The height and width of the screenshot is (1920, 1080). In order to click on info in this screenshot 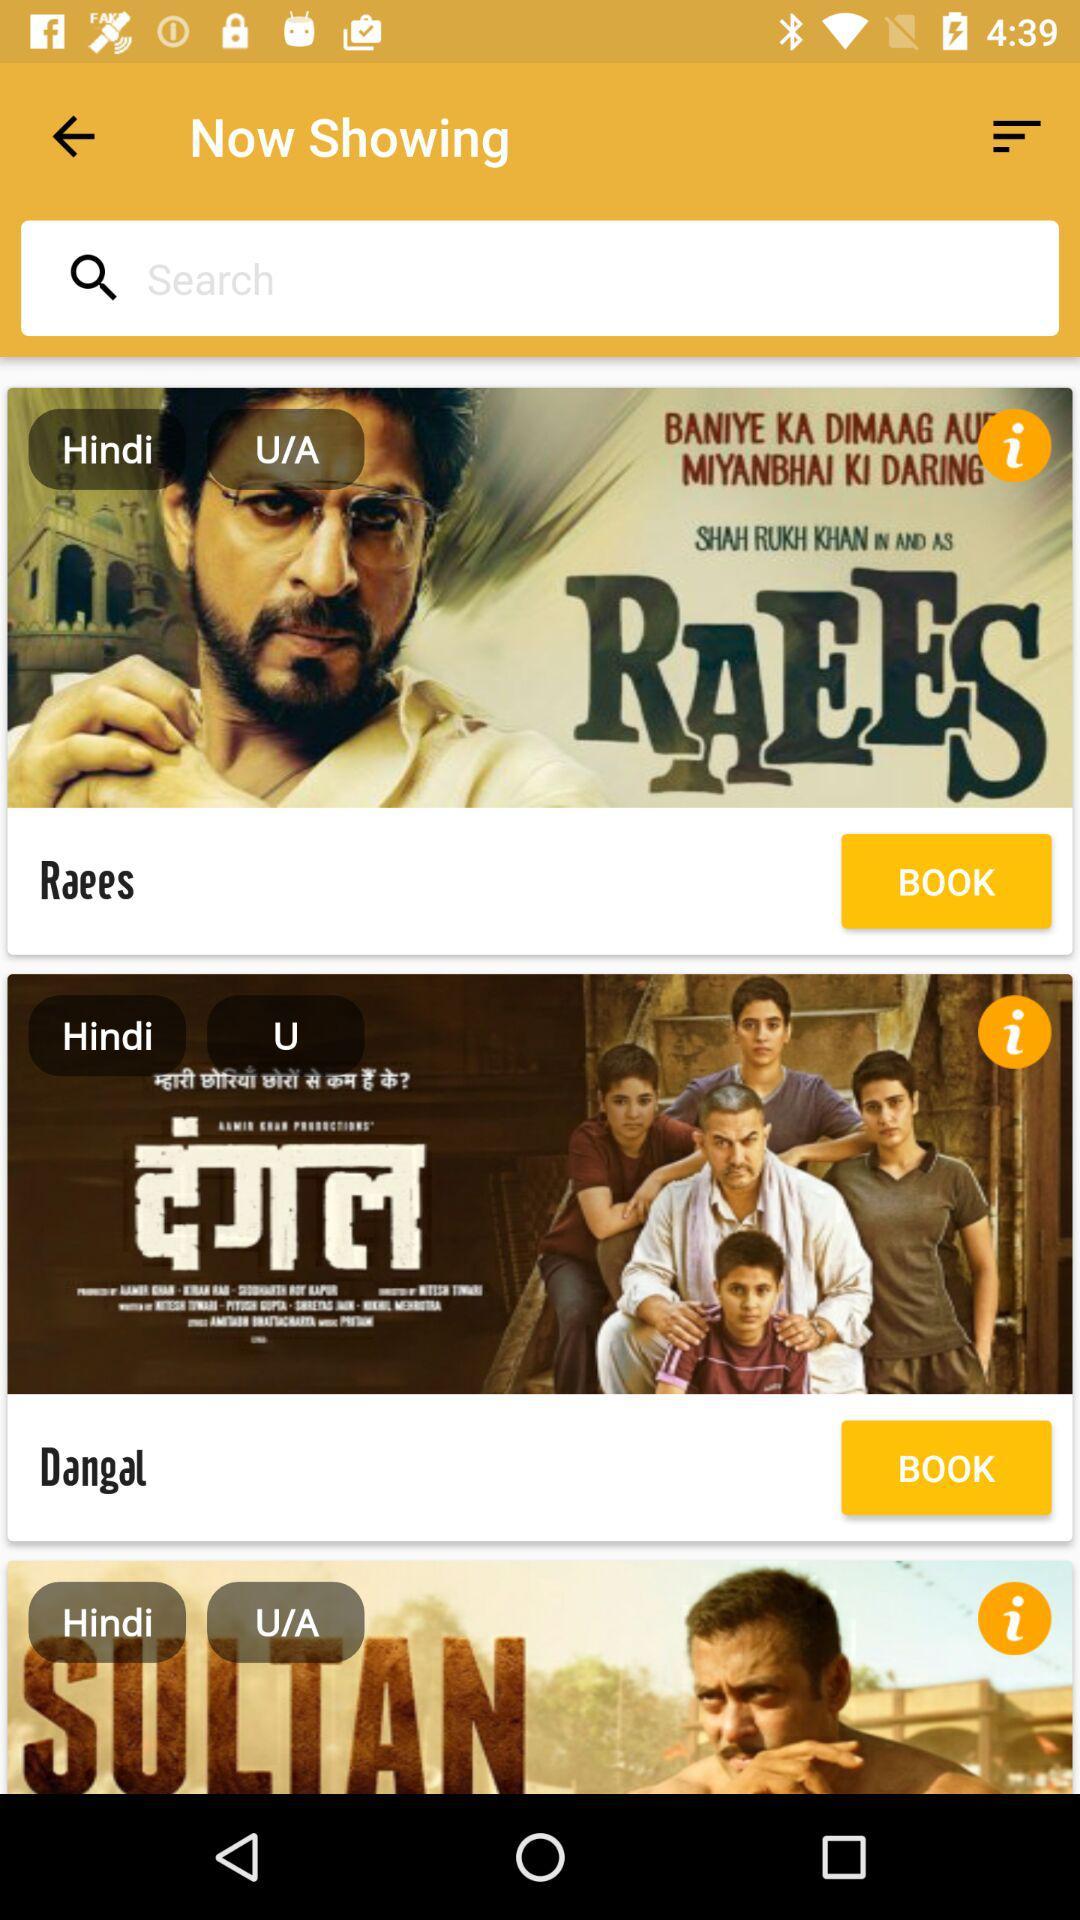, I will do `click(1014, 444)`.